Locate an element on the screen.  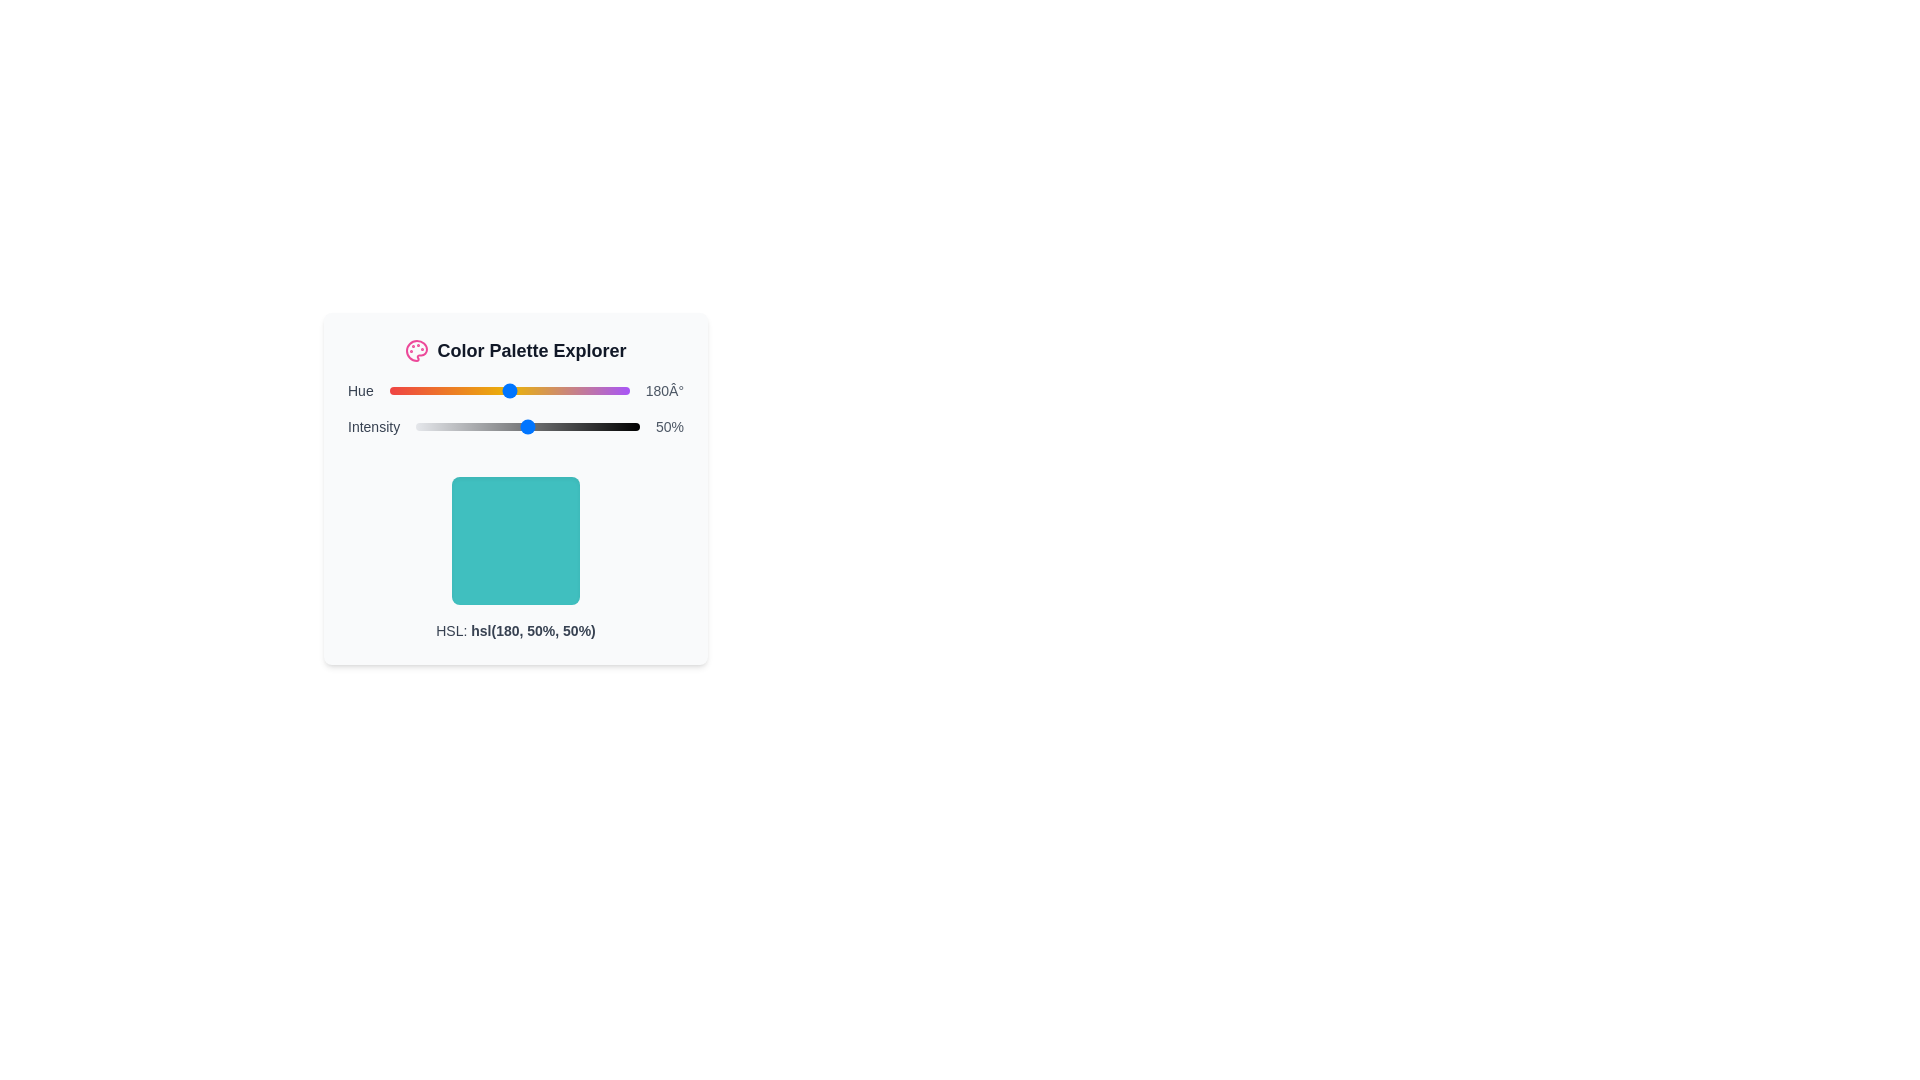
the intensity slider to set the intensity to 17% is located at coordinates (453, 426).